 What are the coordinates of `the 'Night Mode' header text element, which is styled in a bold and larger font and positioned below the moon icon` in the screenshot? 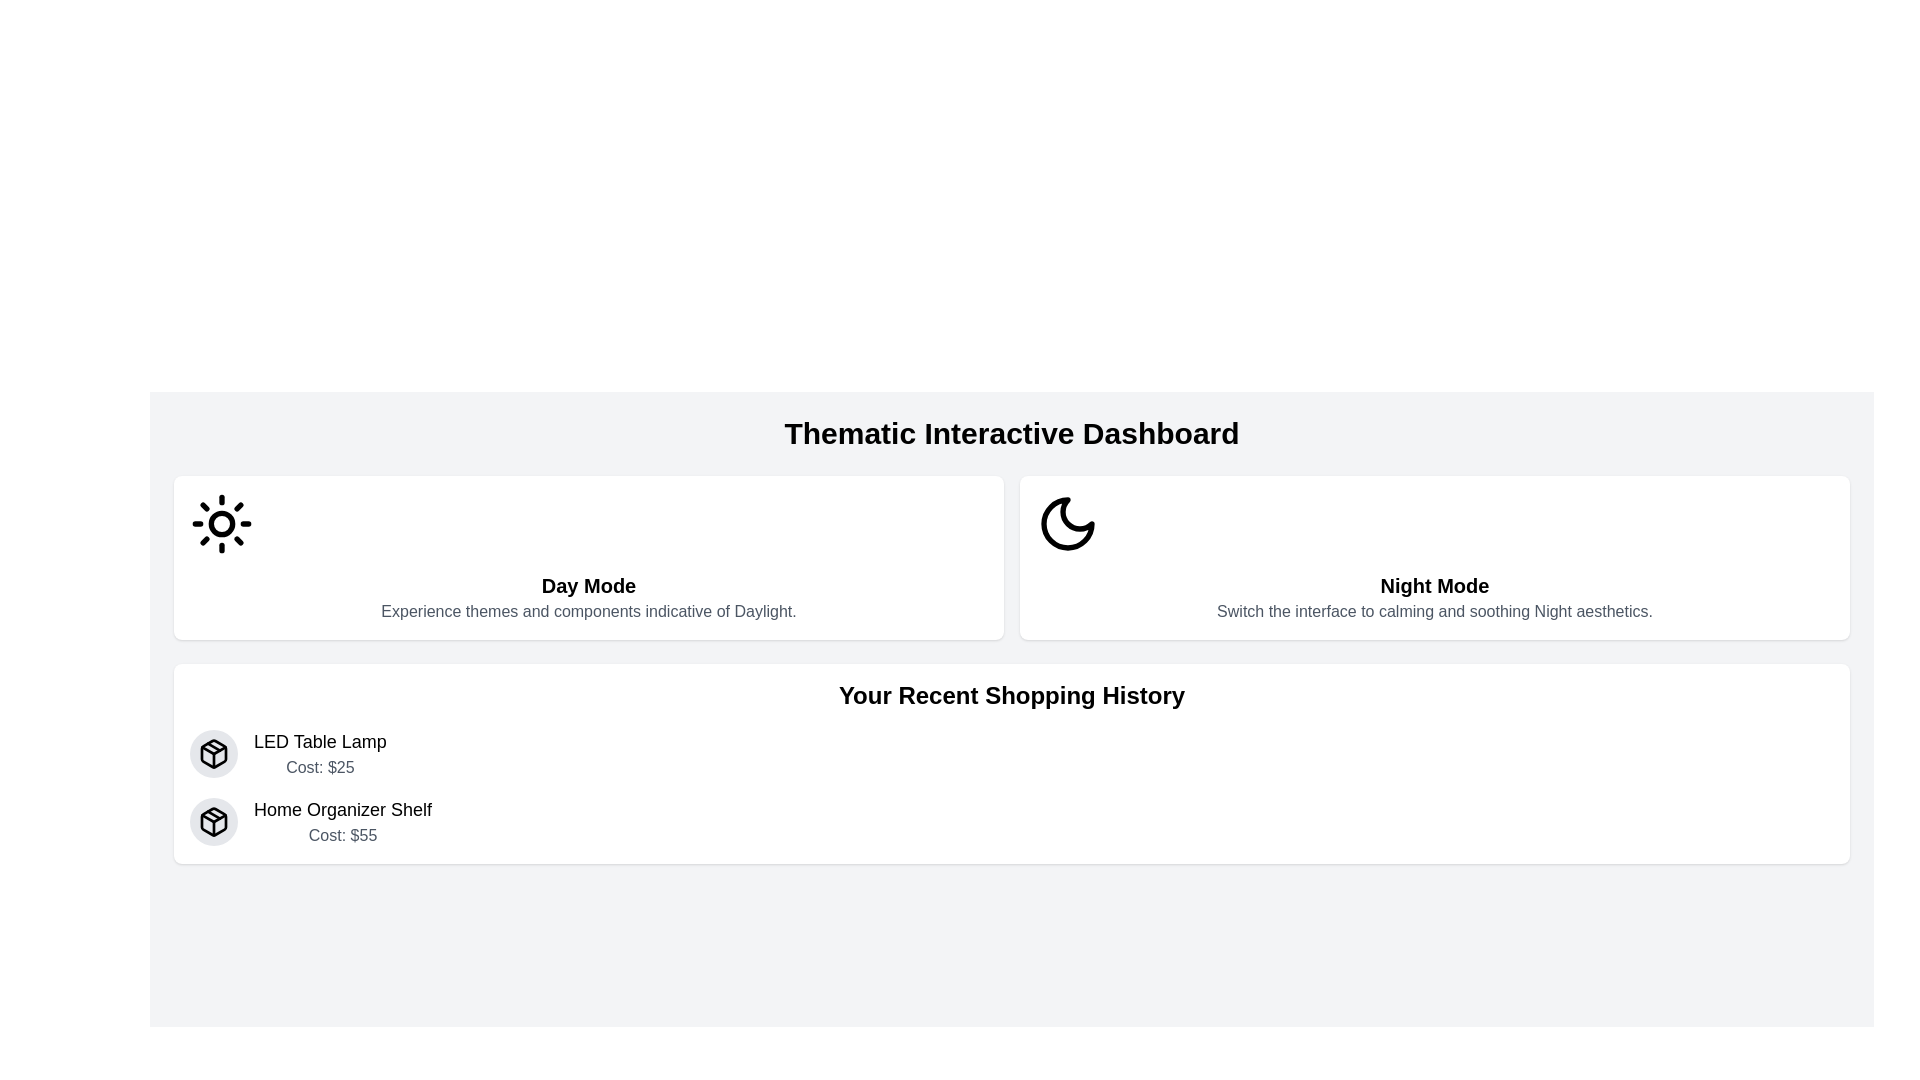 It's located at (1434, 585).